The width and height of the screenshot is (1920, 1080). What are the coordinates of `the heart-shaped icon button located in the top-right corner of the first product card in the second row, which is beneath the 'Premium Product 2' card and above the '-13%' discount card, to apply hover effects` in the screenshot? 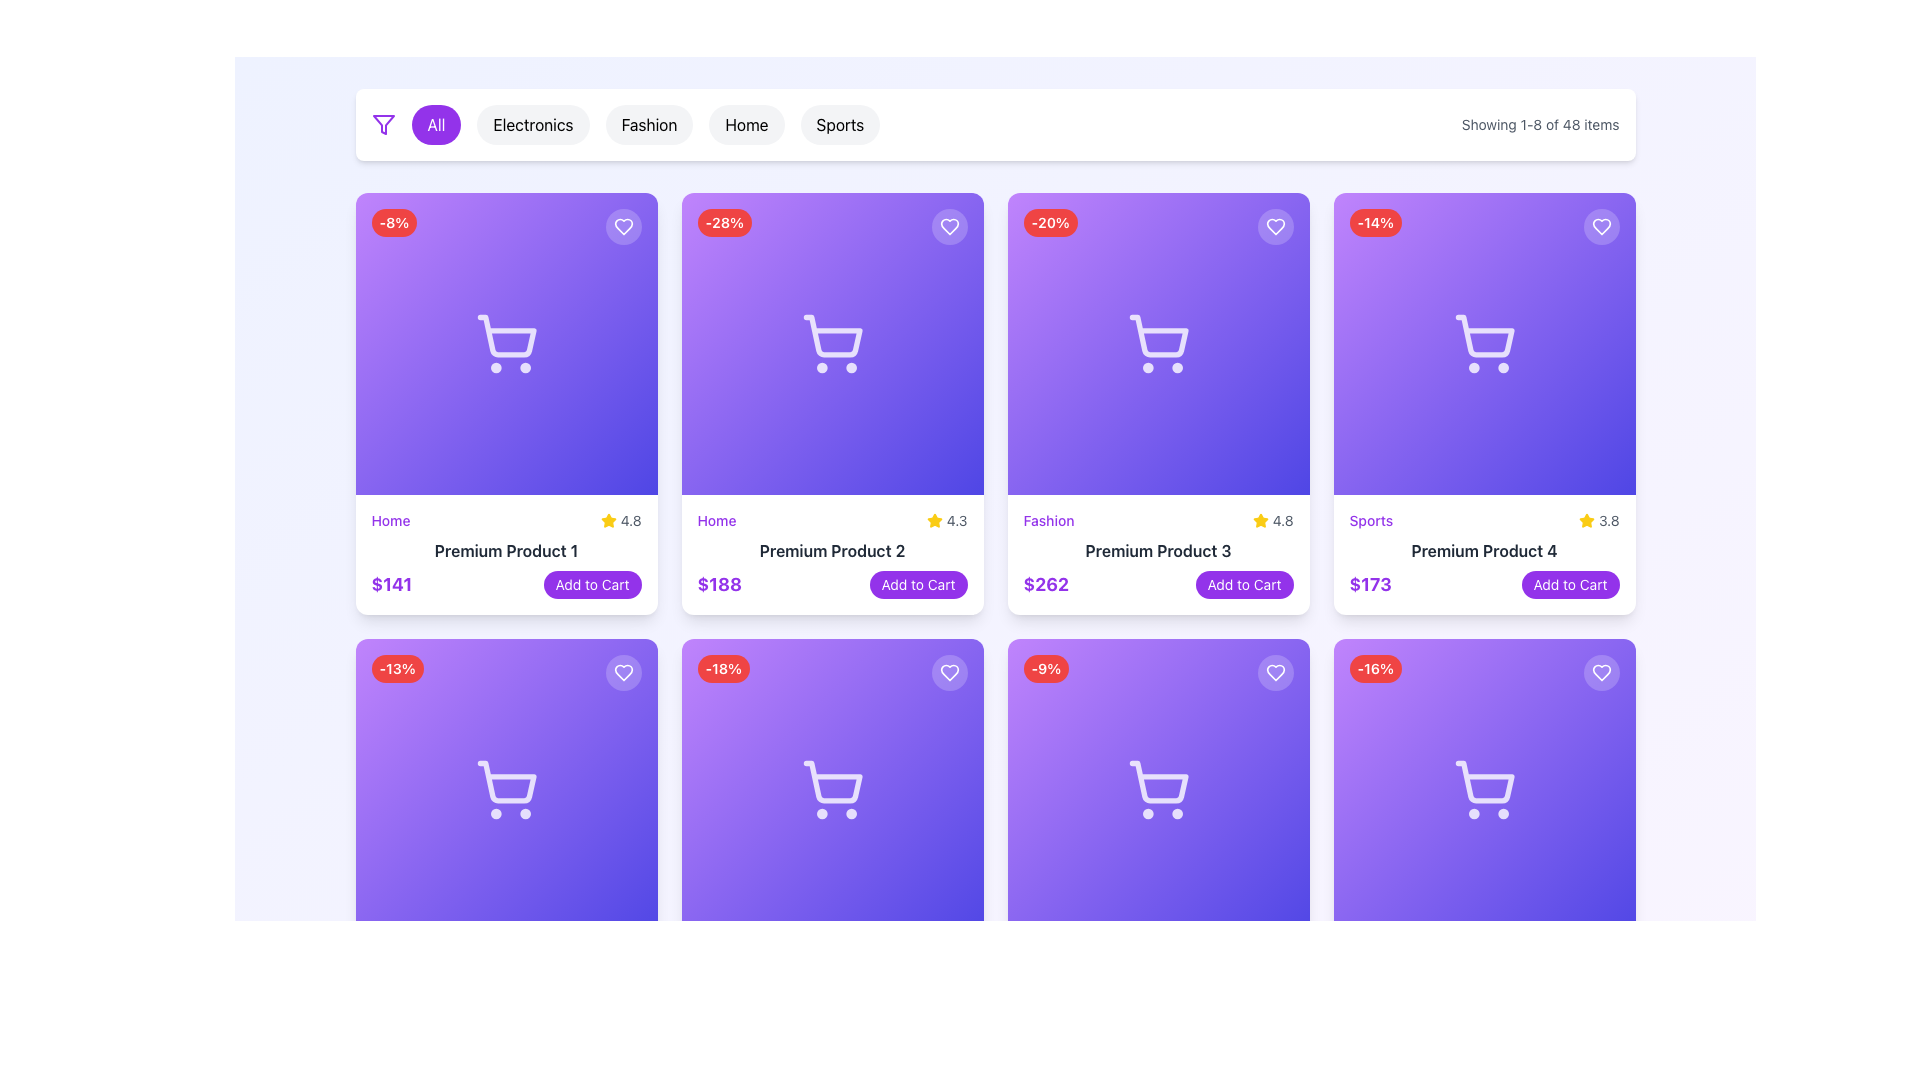 It's located at (622, 672).